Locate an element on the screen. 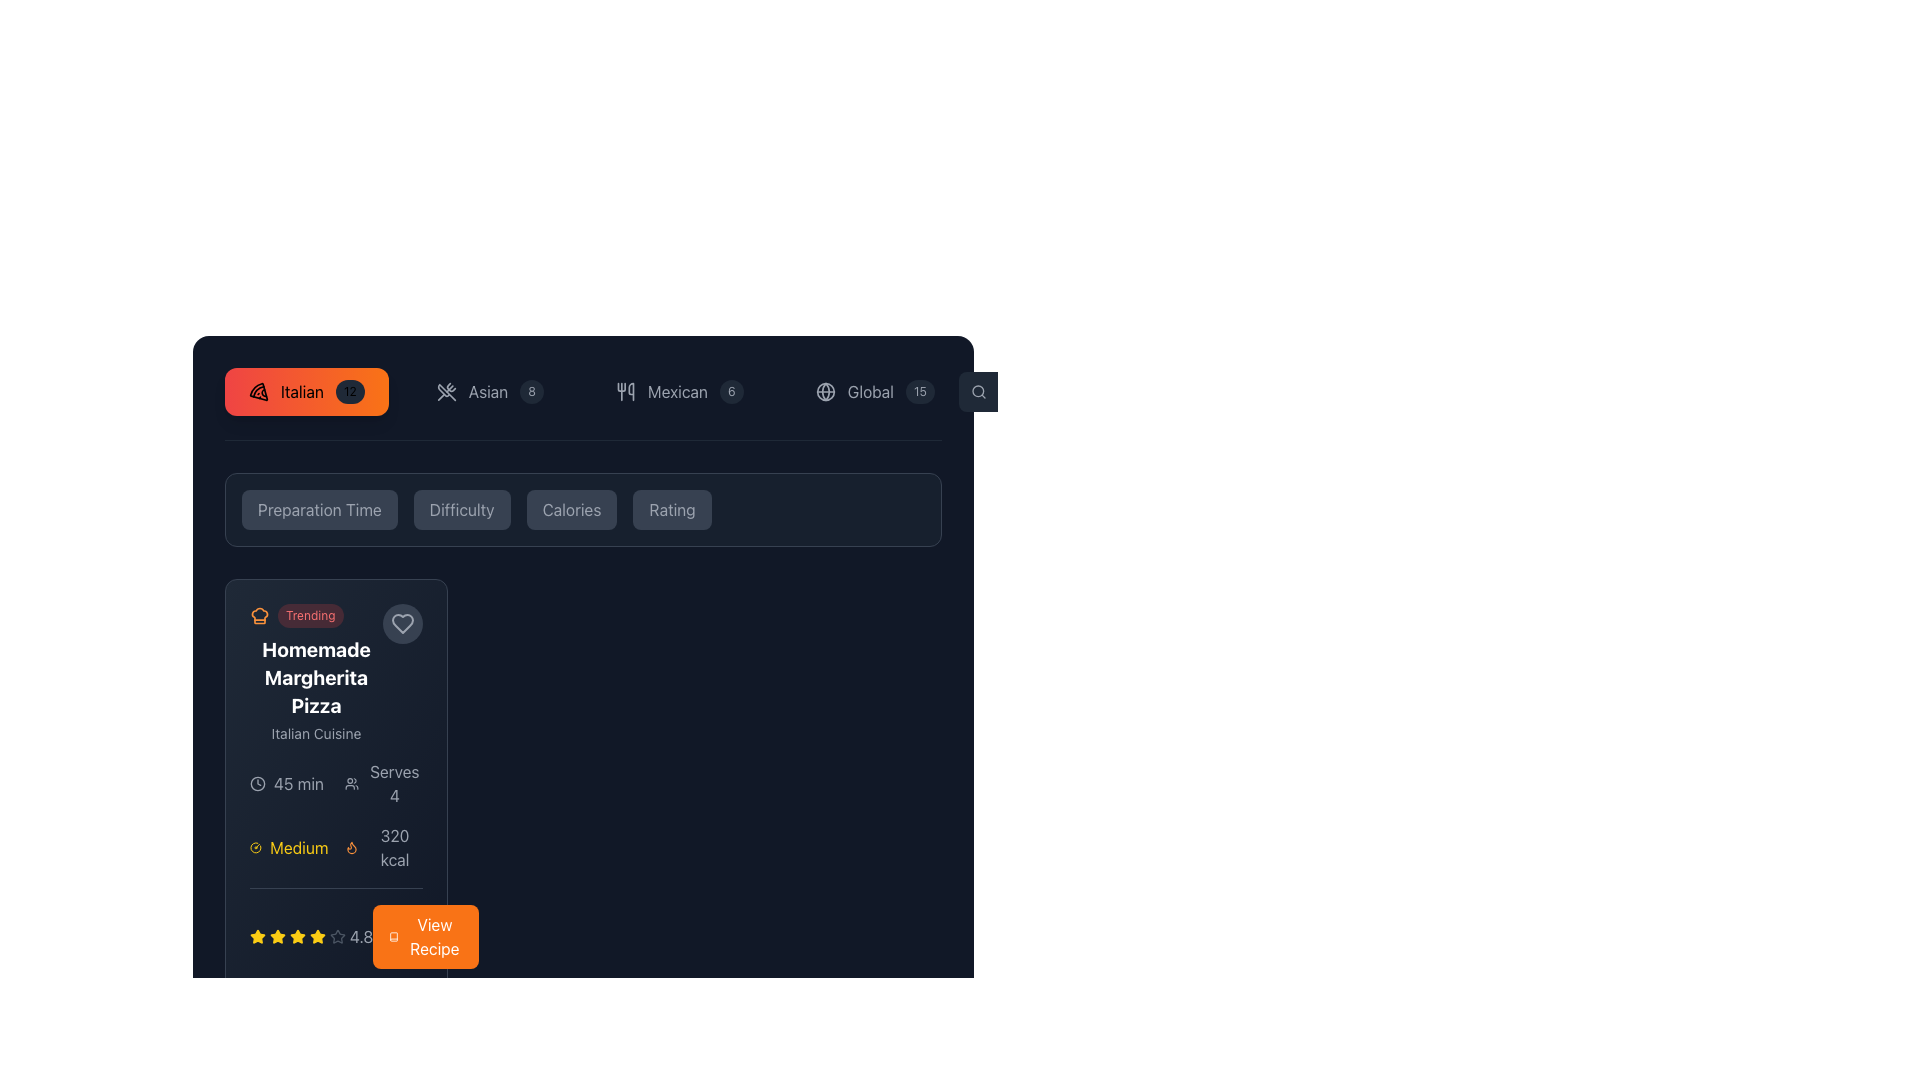 This screenshot has width=1920, height=1080. the heart icon located at the top right corner of the recipe card is located at coordinates (402, 623).